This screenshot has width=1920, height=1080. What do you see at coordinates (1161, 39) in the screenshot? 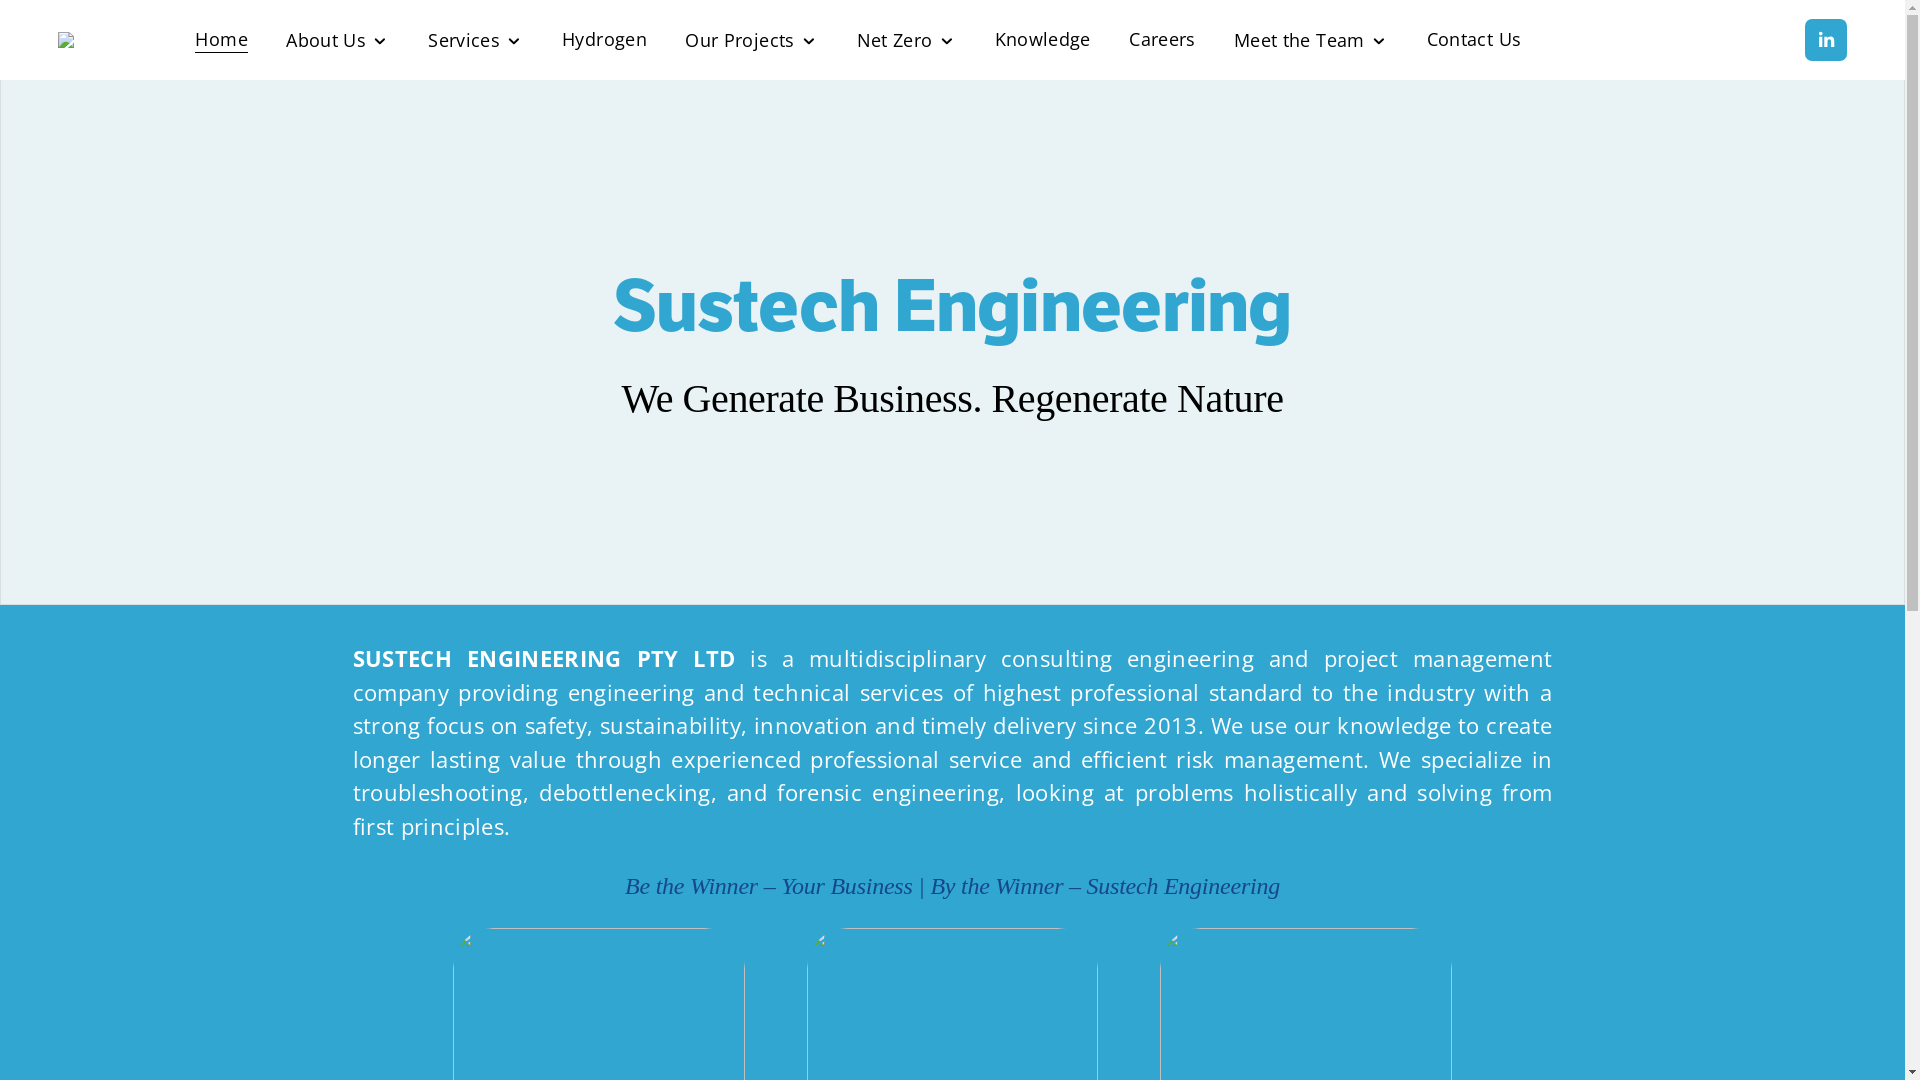
I see `'Careers'` at bounding box center [1161, 39].